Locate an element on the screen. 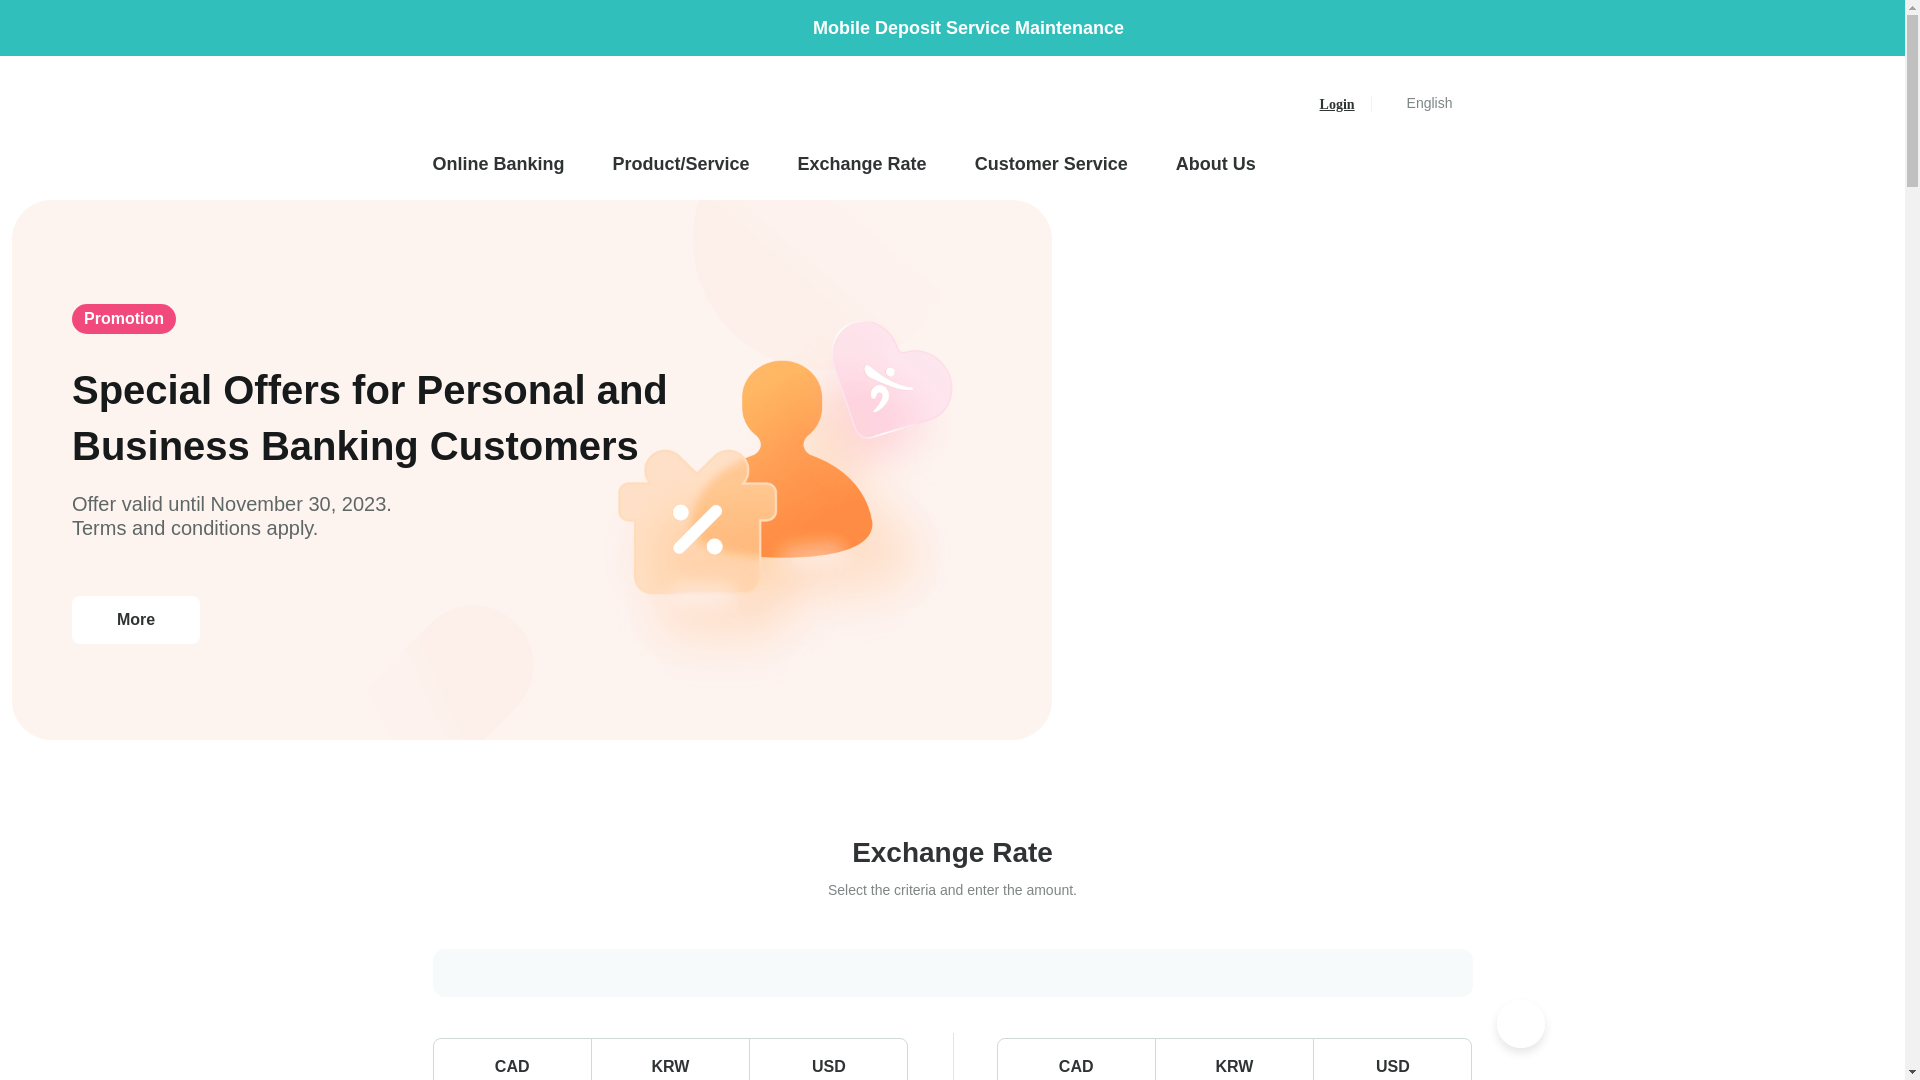 The width and height of the screenshot is (1920, 1080). 'Exchange Rate' is located at coordinates (862, 163).